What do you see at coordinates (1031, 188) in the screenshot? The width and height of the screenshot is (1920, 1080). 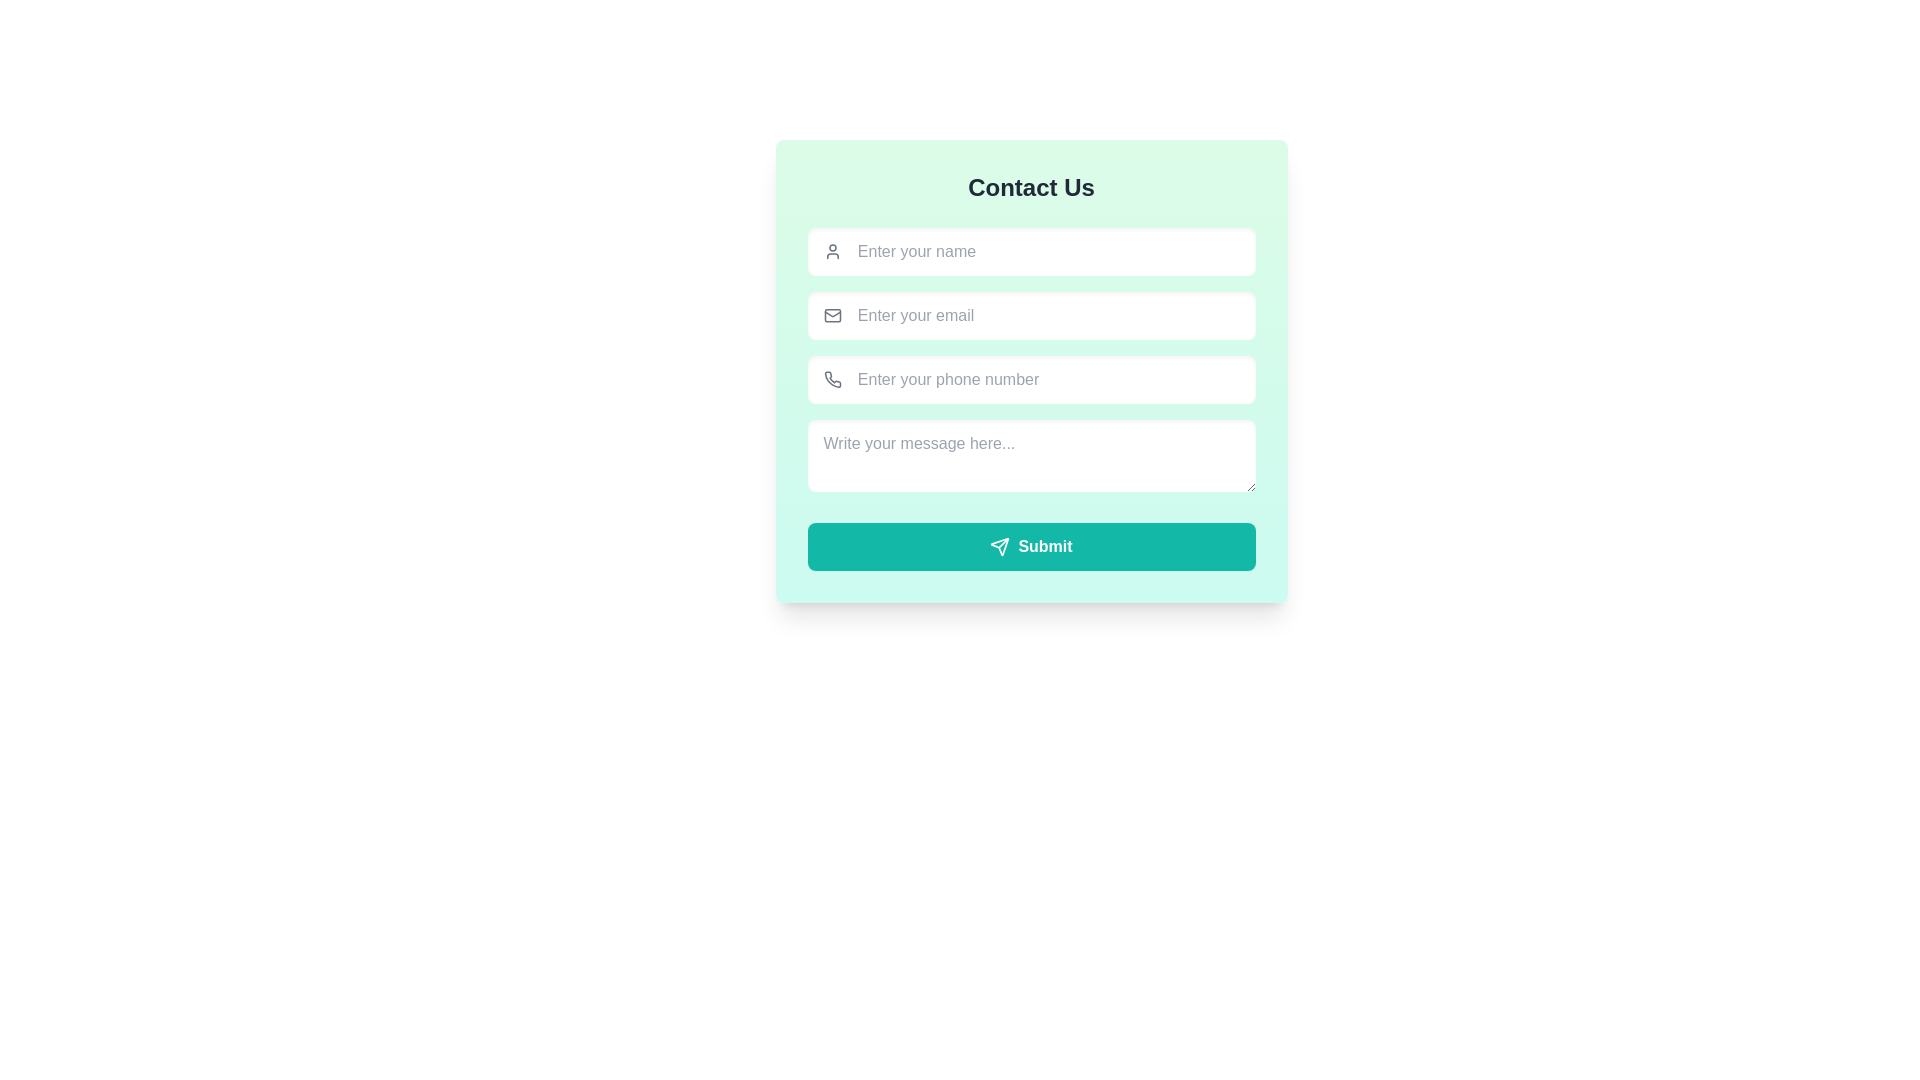 I see `the 'Contact Us' header text, which is bold, large-sized, and centrally aligned, displayed in dark gray on a soft green background at the top of the form interface` at bounding box center [1031, 188].